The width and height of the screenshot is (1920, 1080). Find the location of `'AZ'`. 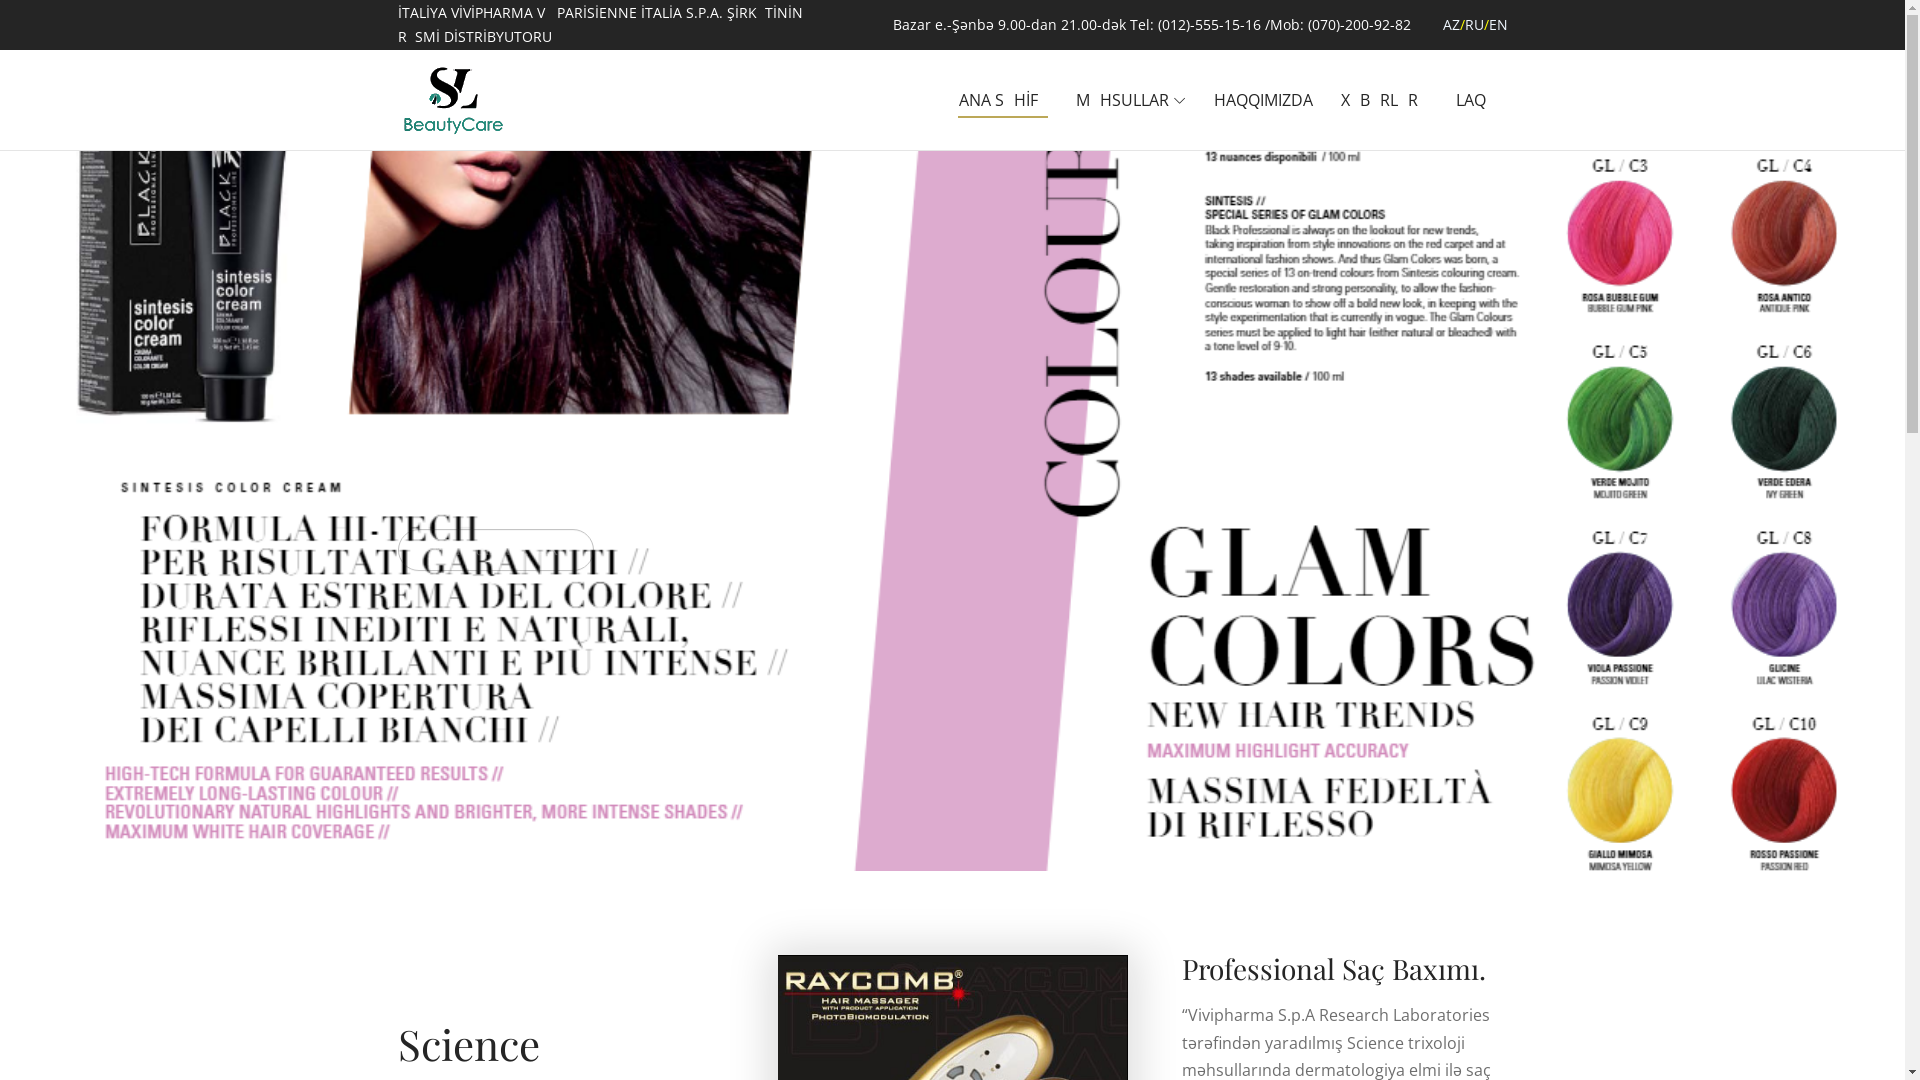

'AZ' is located at coordinates (1450, 24).